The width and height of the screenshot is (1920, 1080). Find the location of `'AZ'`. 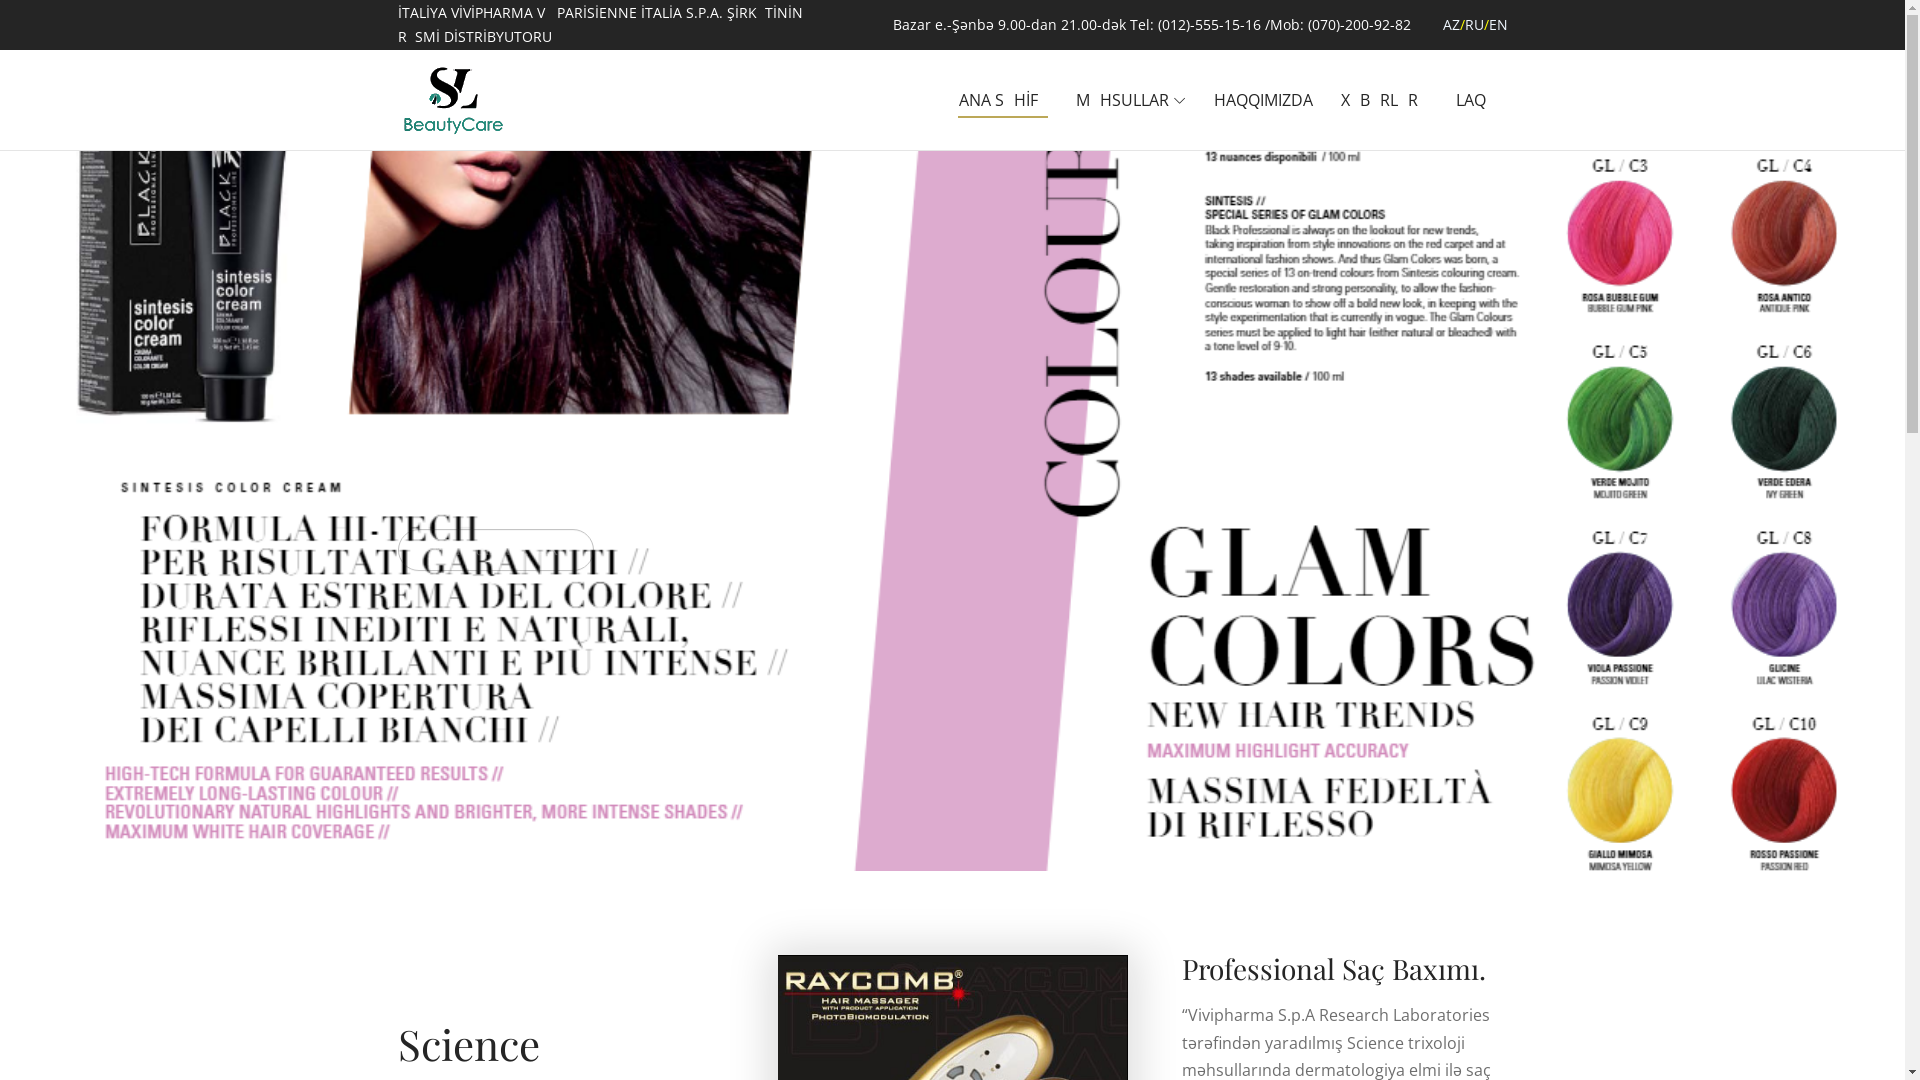

'AZ' is located at coordinates (1450, 24).